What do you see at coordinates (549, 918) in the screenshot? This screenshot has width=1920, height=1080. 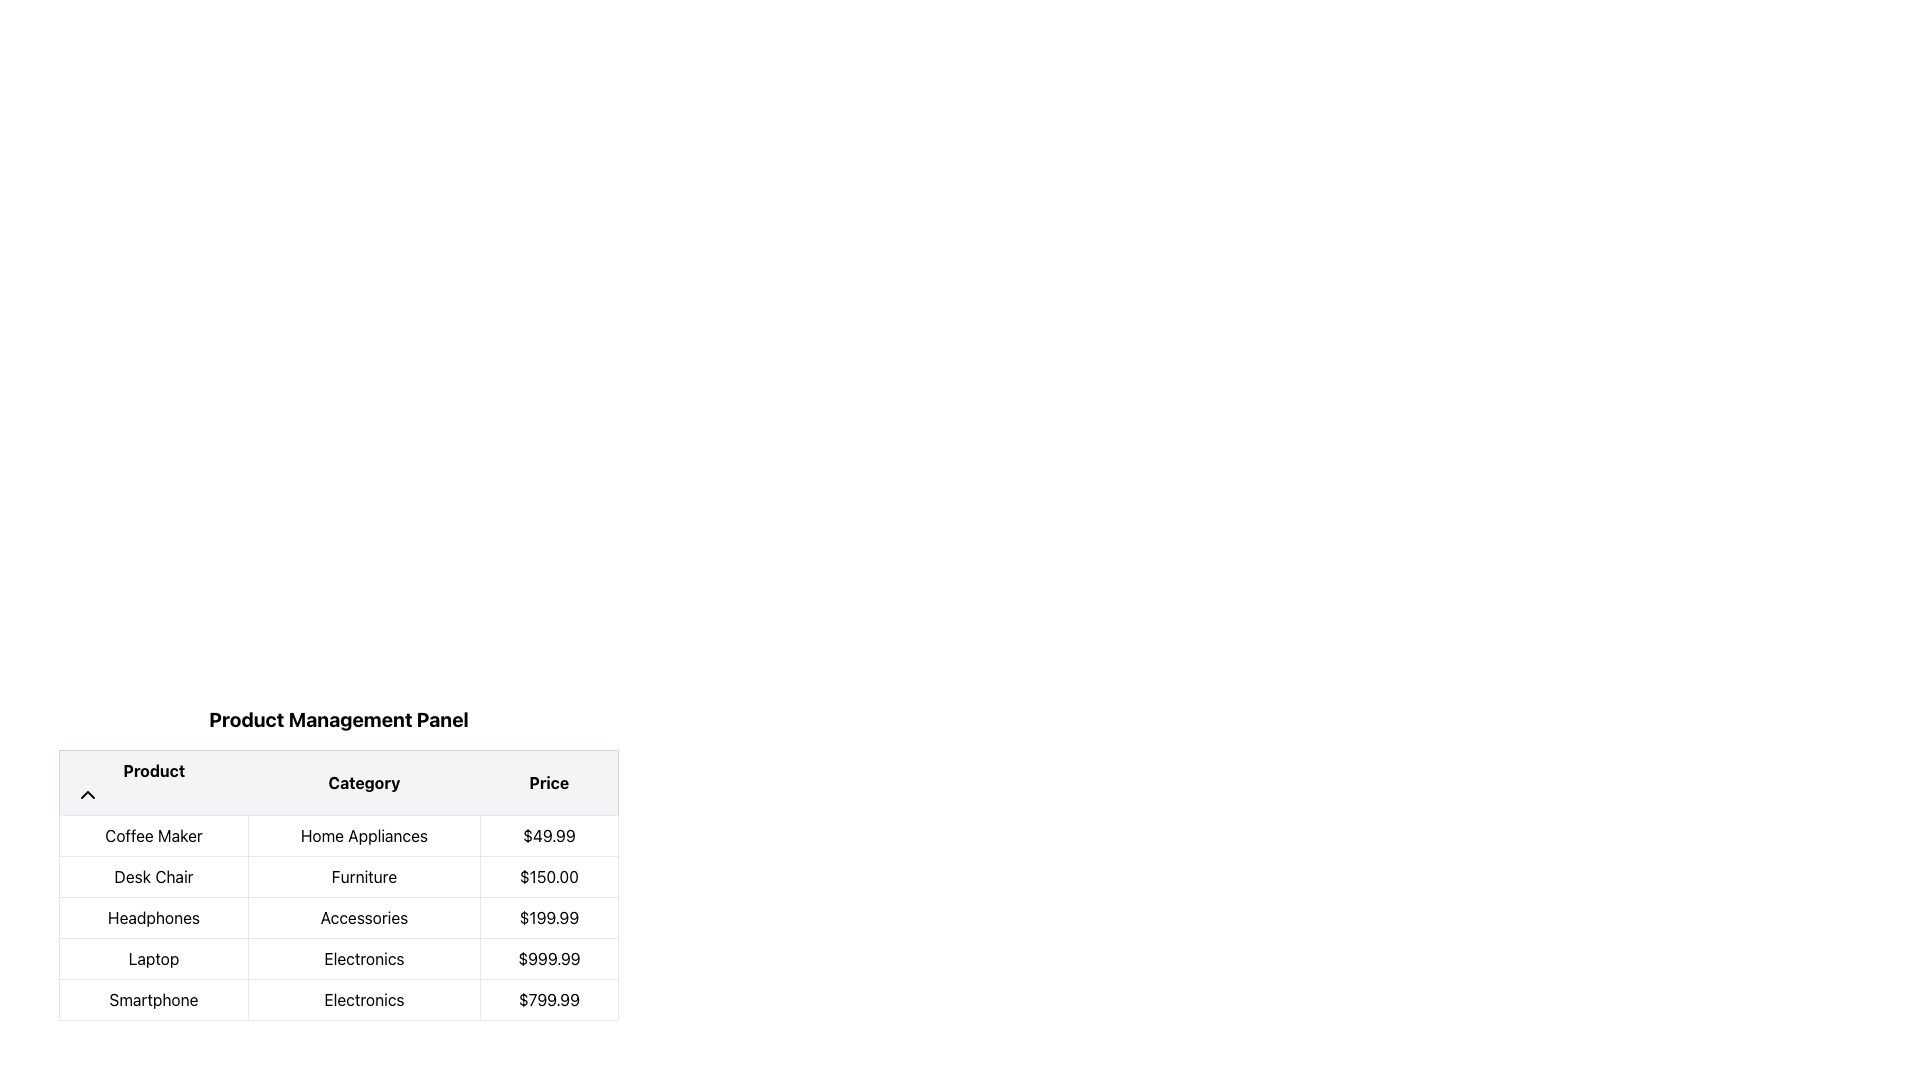 I see `the price text label displaying '$199.99' in the table of the 'Product Management Panel', which is the third cell in the third row` at bounding box center [549, 918].